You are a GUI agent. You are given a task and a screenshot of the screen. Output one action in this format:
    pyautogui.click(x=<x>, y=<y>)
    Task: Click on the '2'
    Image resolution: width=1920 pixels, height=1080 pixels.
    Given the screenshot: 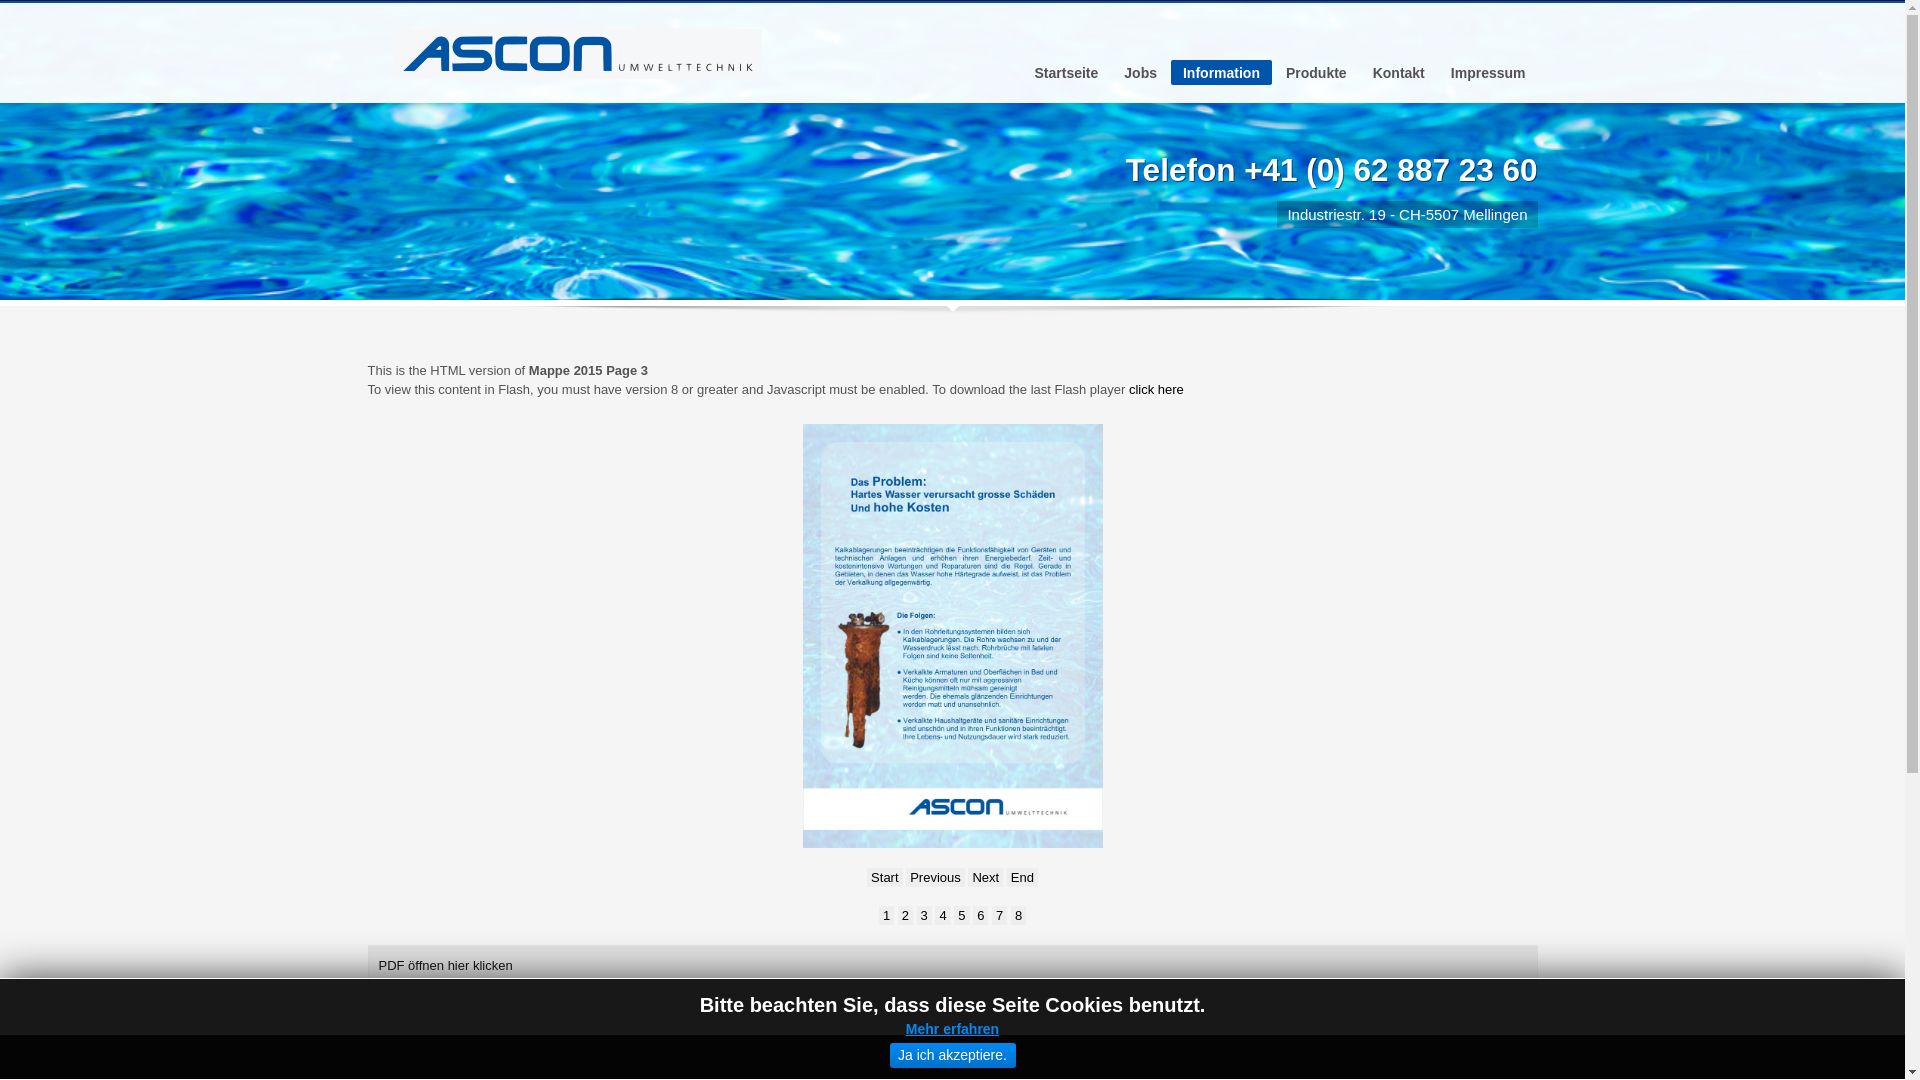 What is the action you would take?
    pyautogui.click(x=904, y=915)
    